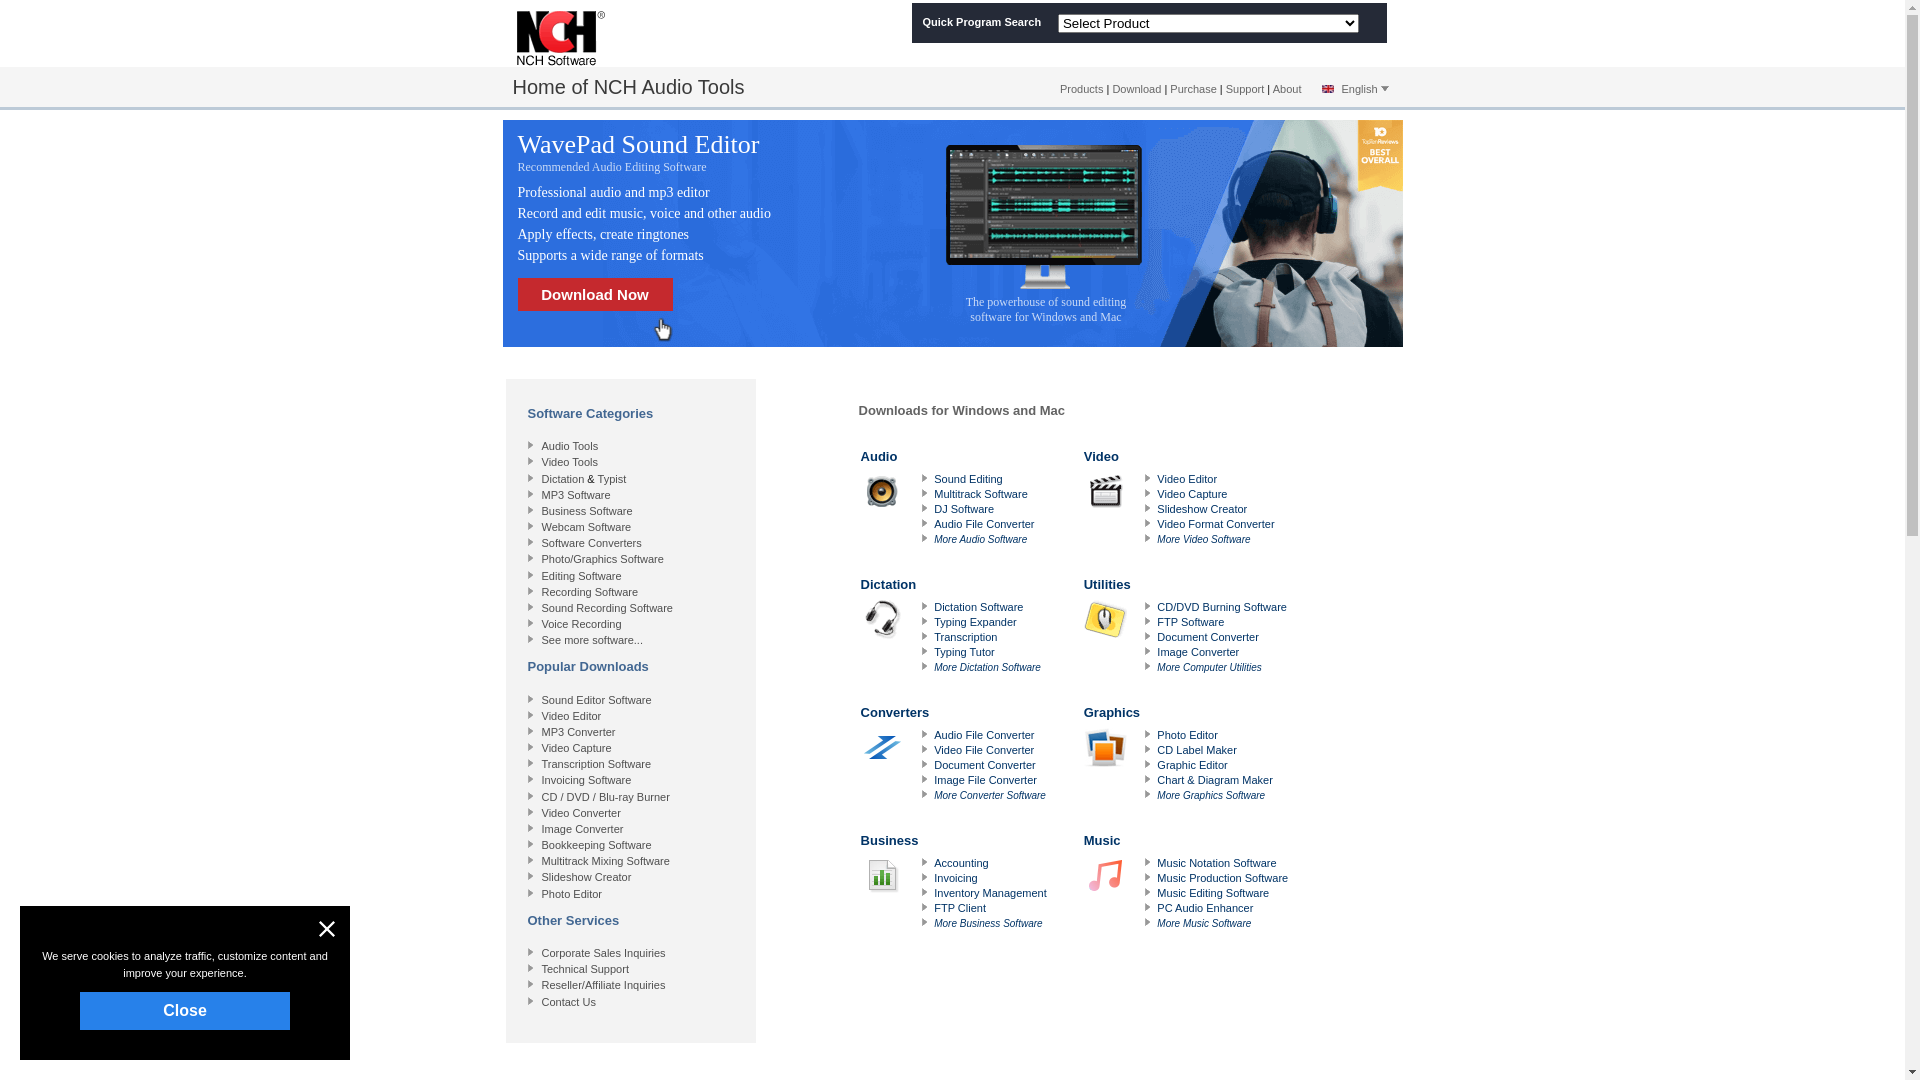  Describe the element at coordinates (960, 907) in the screenshot. I see `'FTP Client'` at that location.